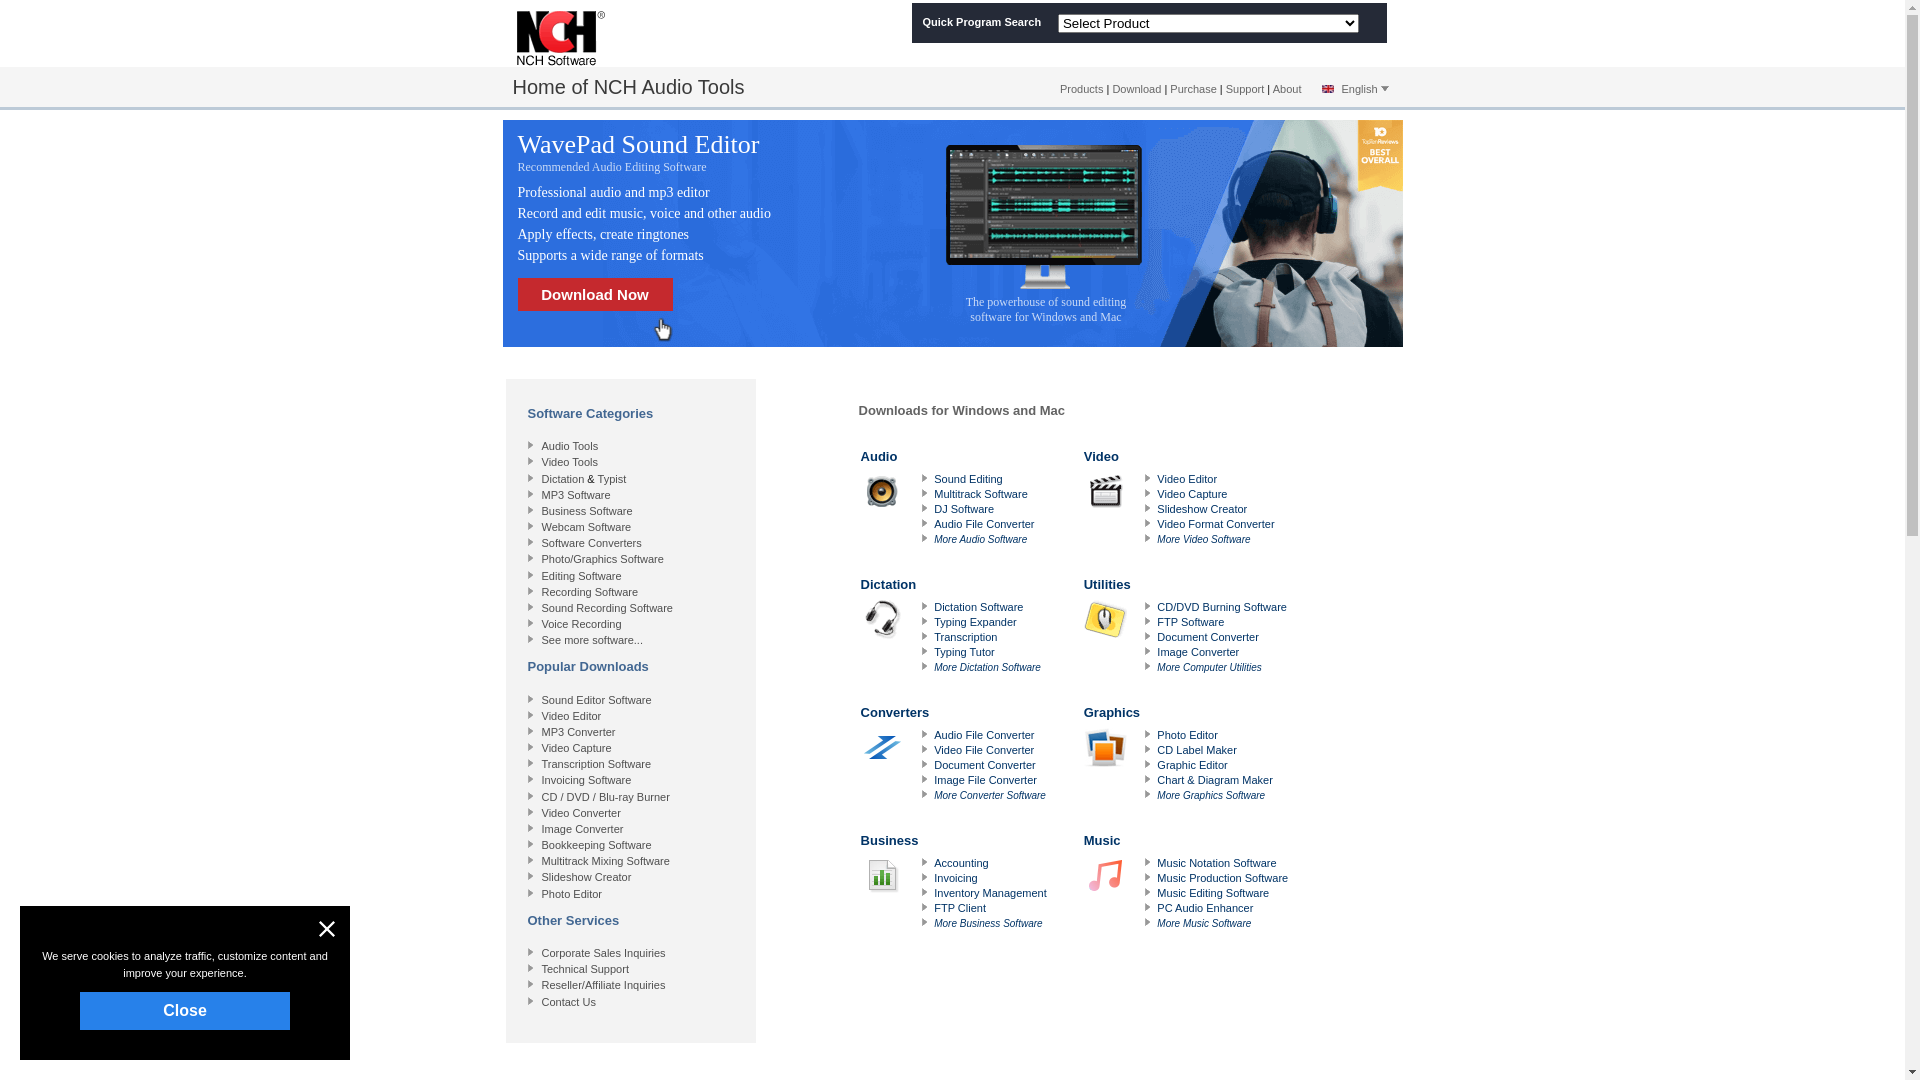  Describe the element at coordinates (960, 907) in the screenshot. I see `'FTP Client'` at that location.